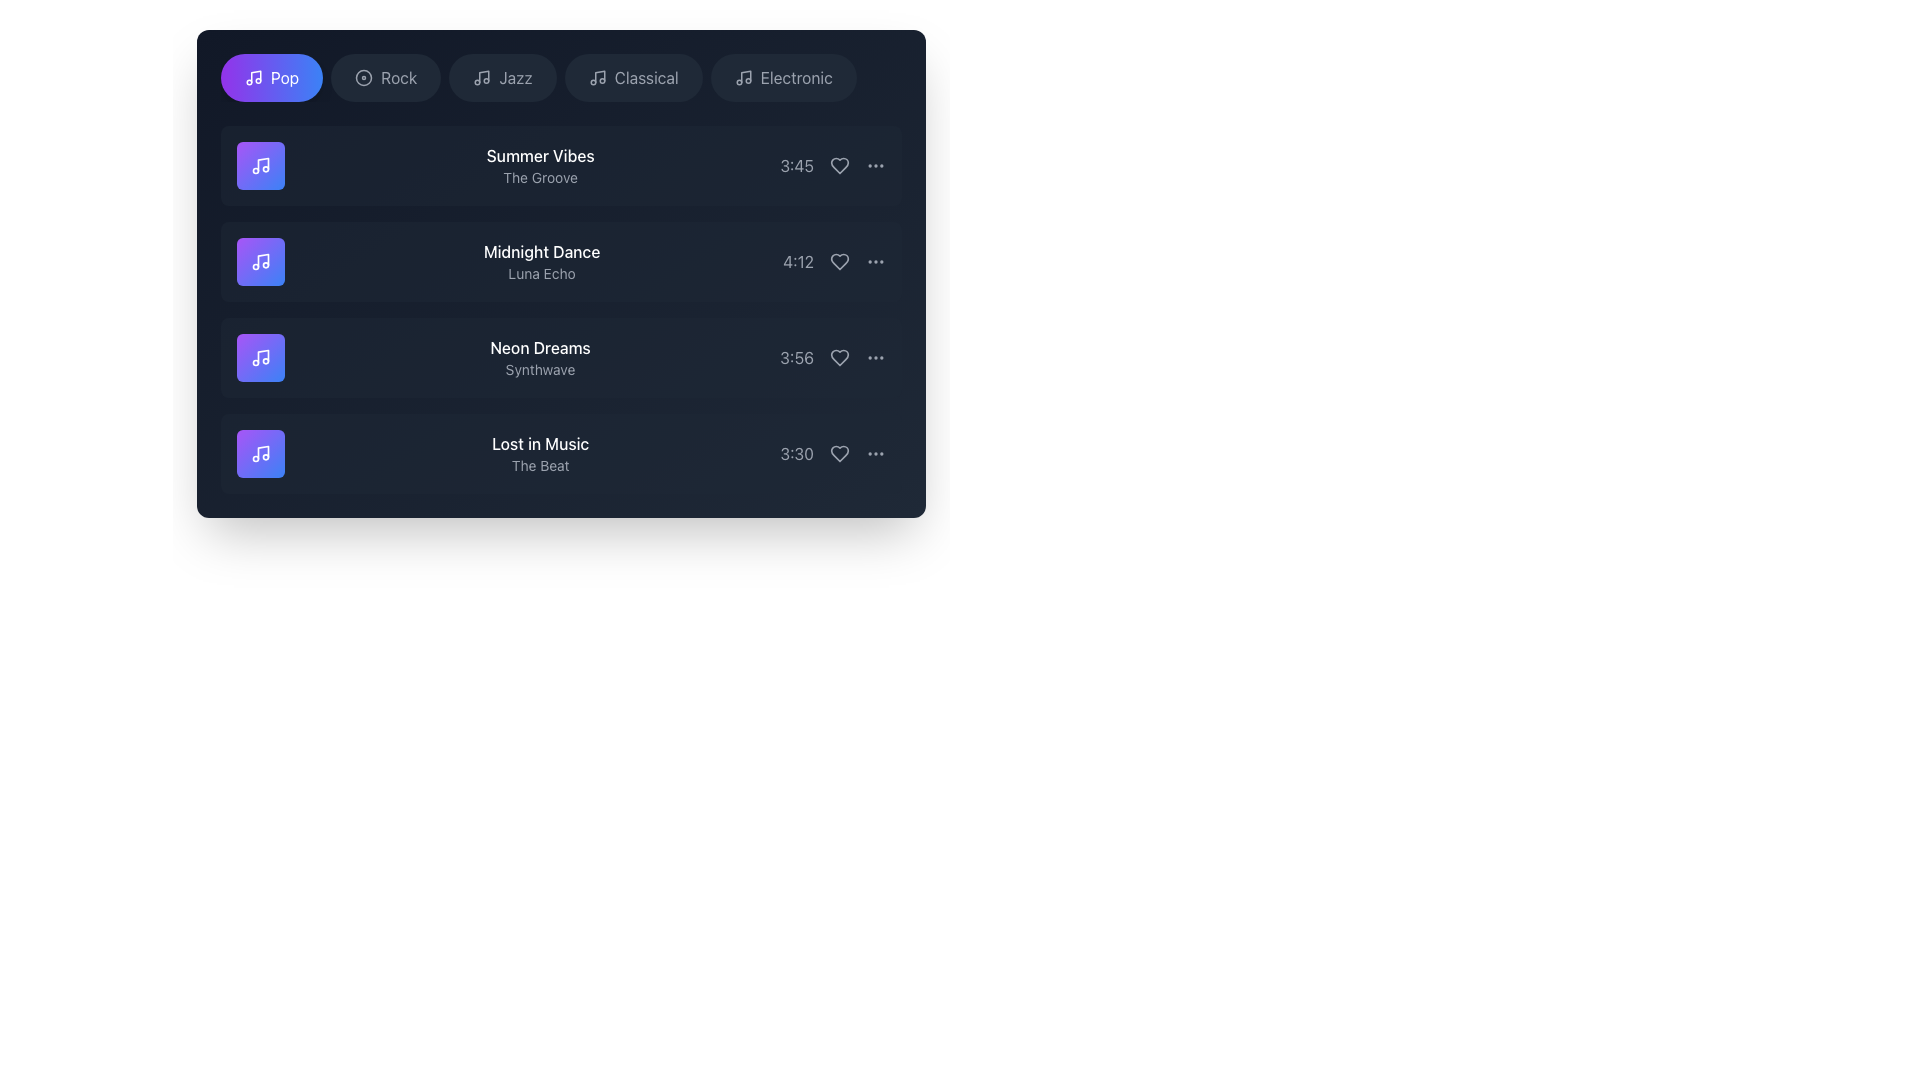 The width and height of the screenshot is (1920, 1080). Describe the element at coordinates (259, 357) in the screenshot. I see `the icon representing the song 'Neon Dreams' in the list, which is the first item on the left for the genre 'Synthwave'` at that location.